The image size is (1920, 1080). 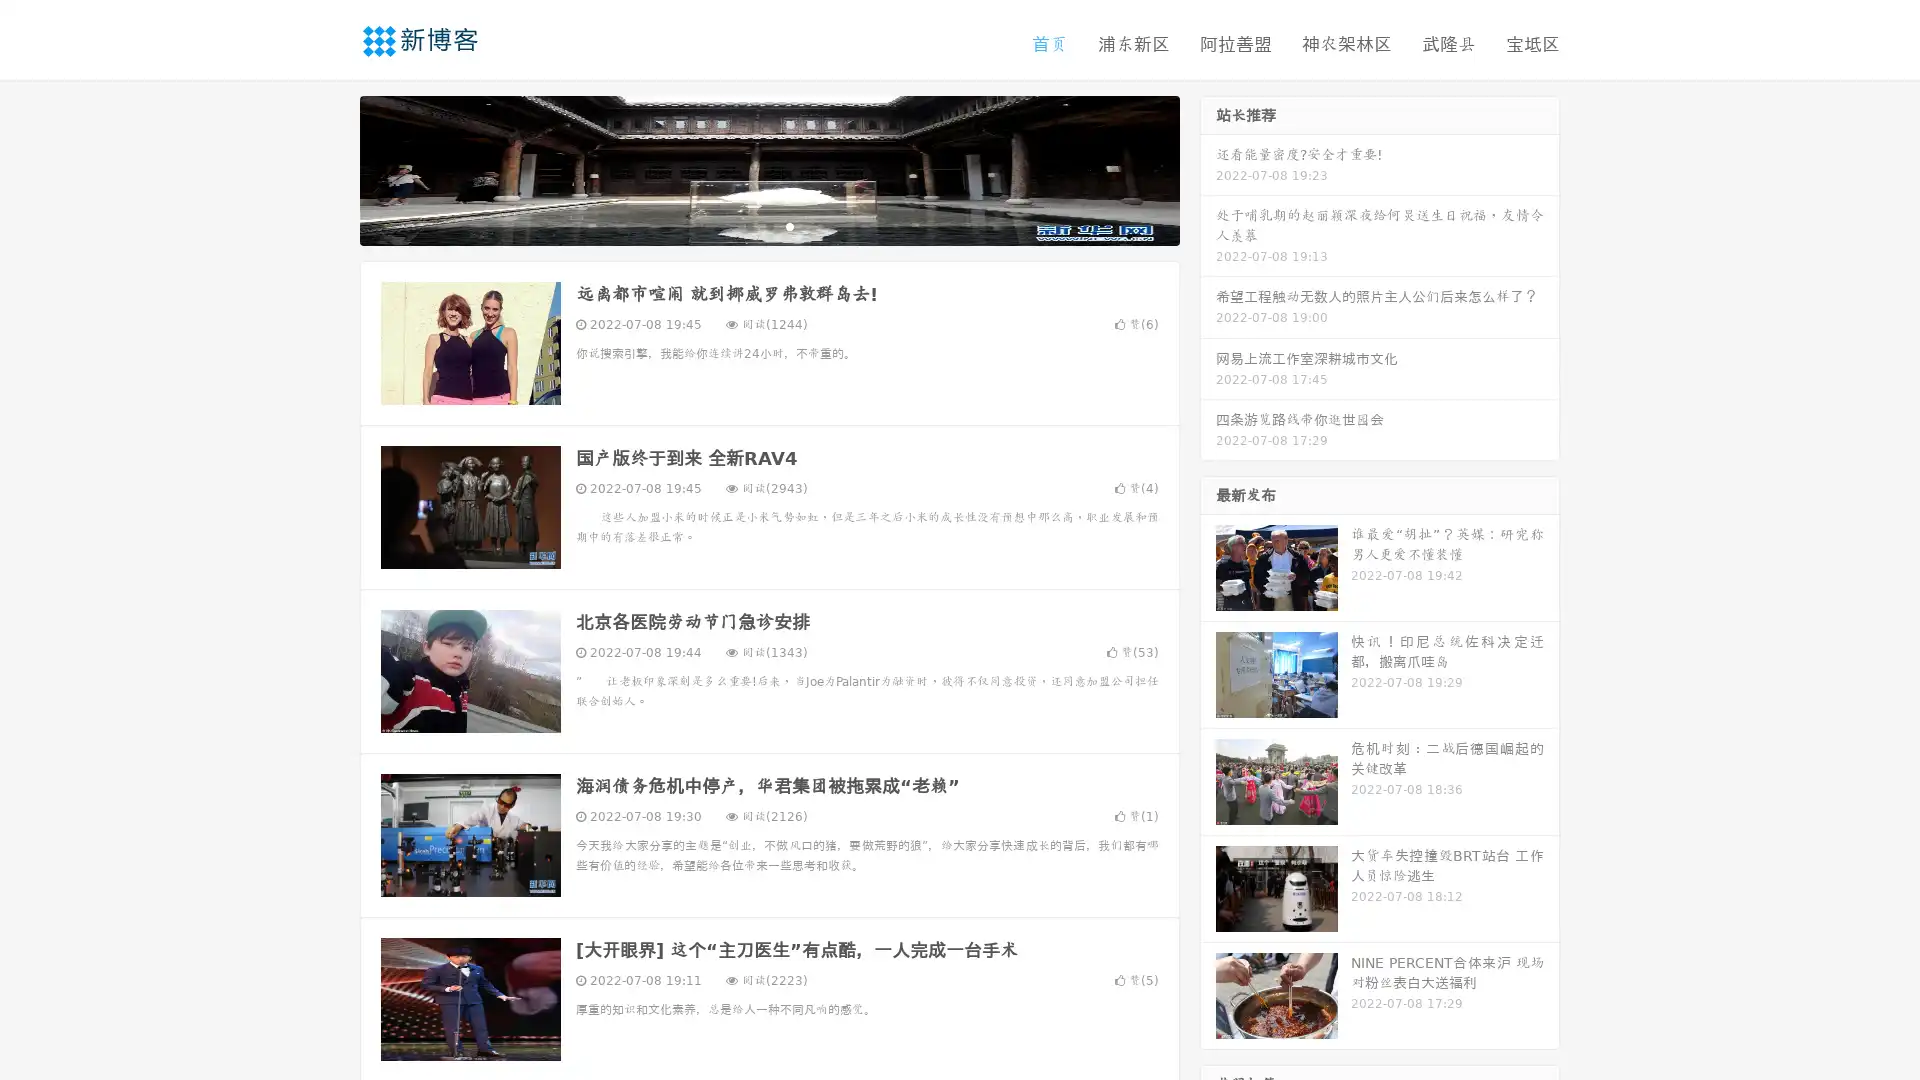 I want to click on Next slide, so click(x=1208, y=168).